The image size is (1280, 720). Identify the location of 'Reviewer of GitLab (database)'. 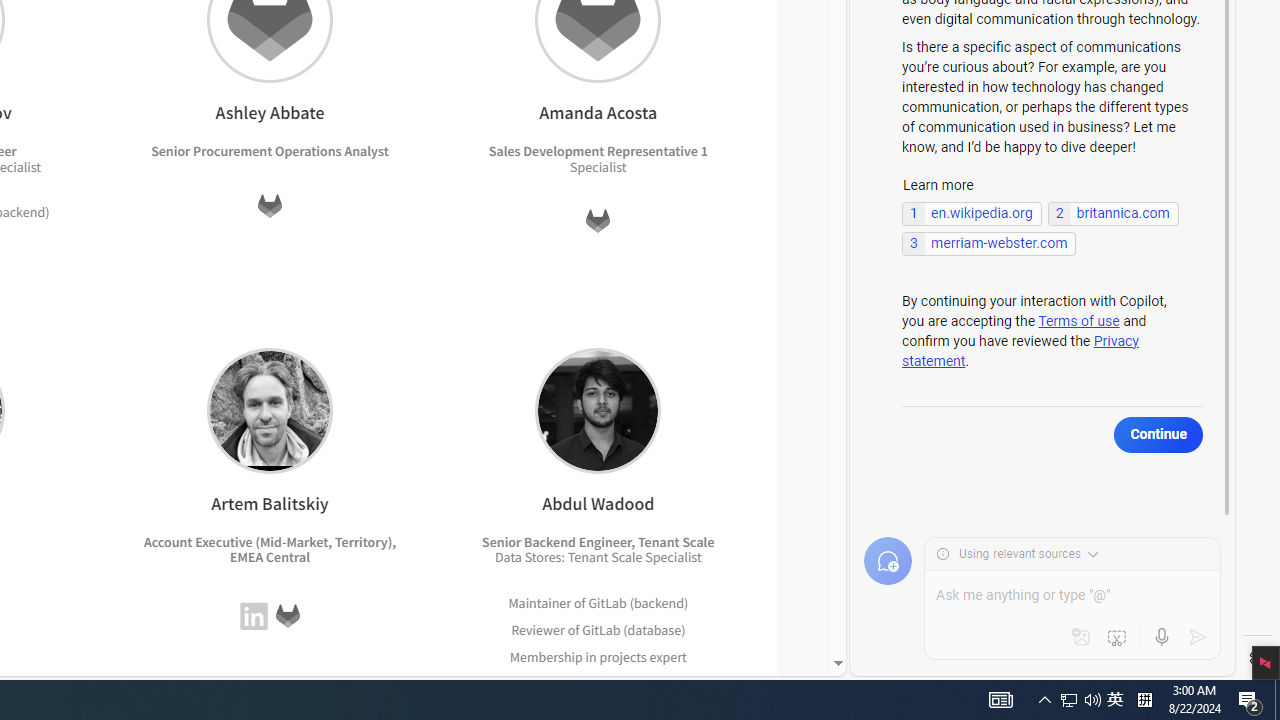
(597, 628).